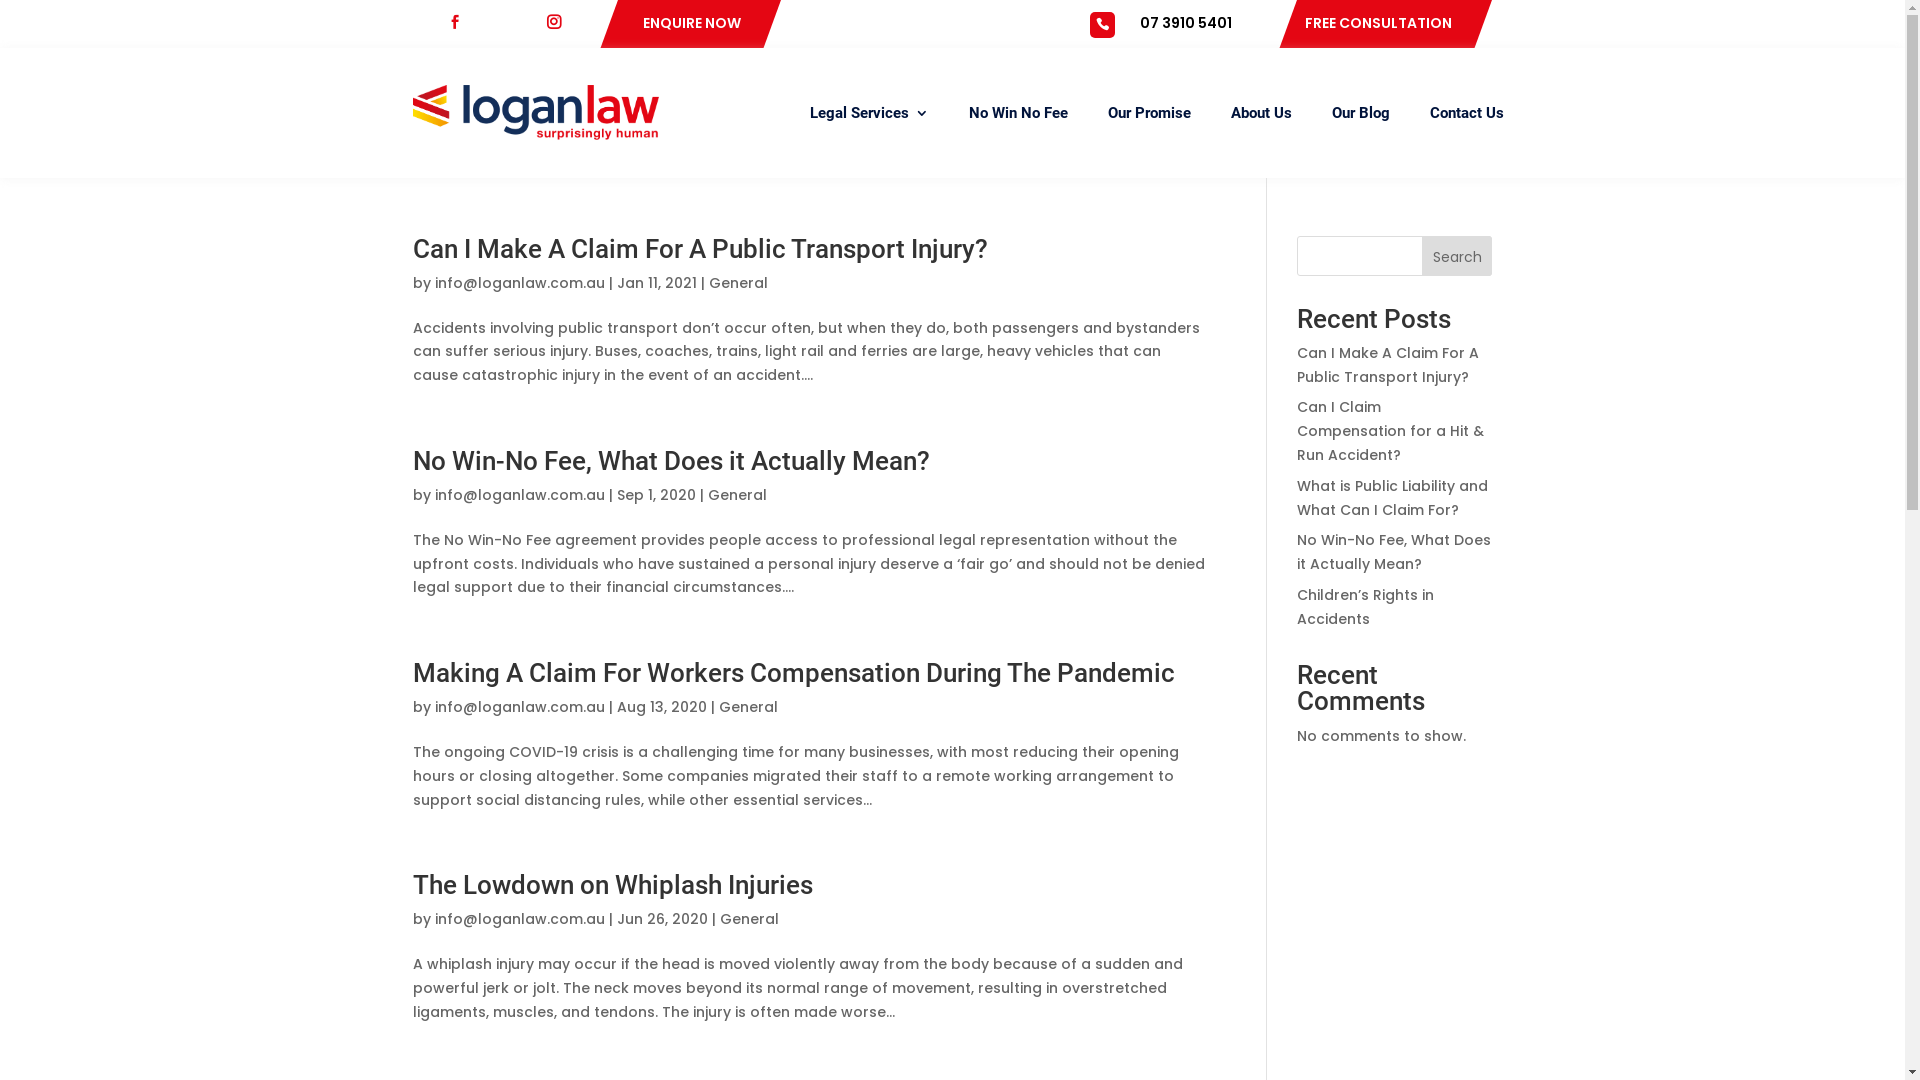 This screenshot has width=1920, height=1080. I want to click on 'About Us', so click(1259, 112).